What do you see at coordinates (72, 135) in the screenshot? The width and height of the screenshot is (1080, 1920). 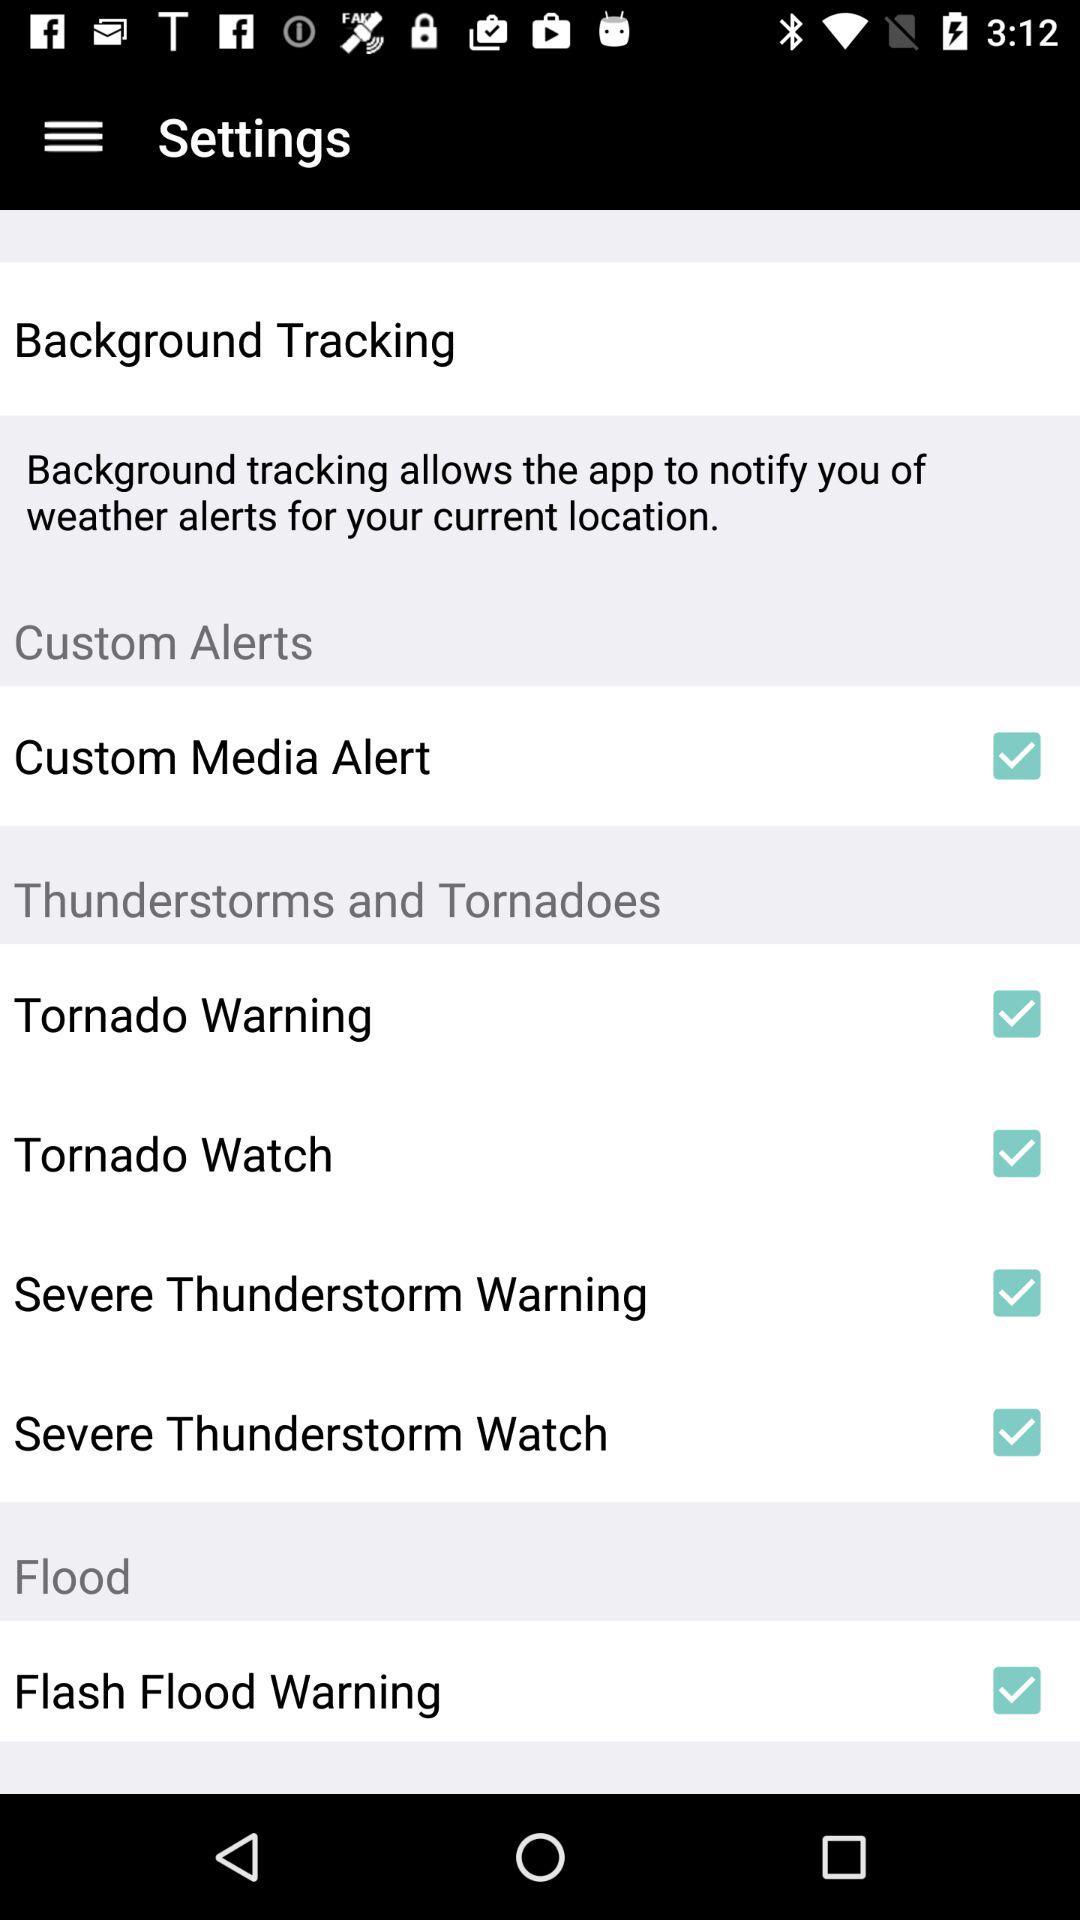 I see `the app to the left of the settings item` at bounding box center [72, 135].